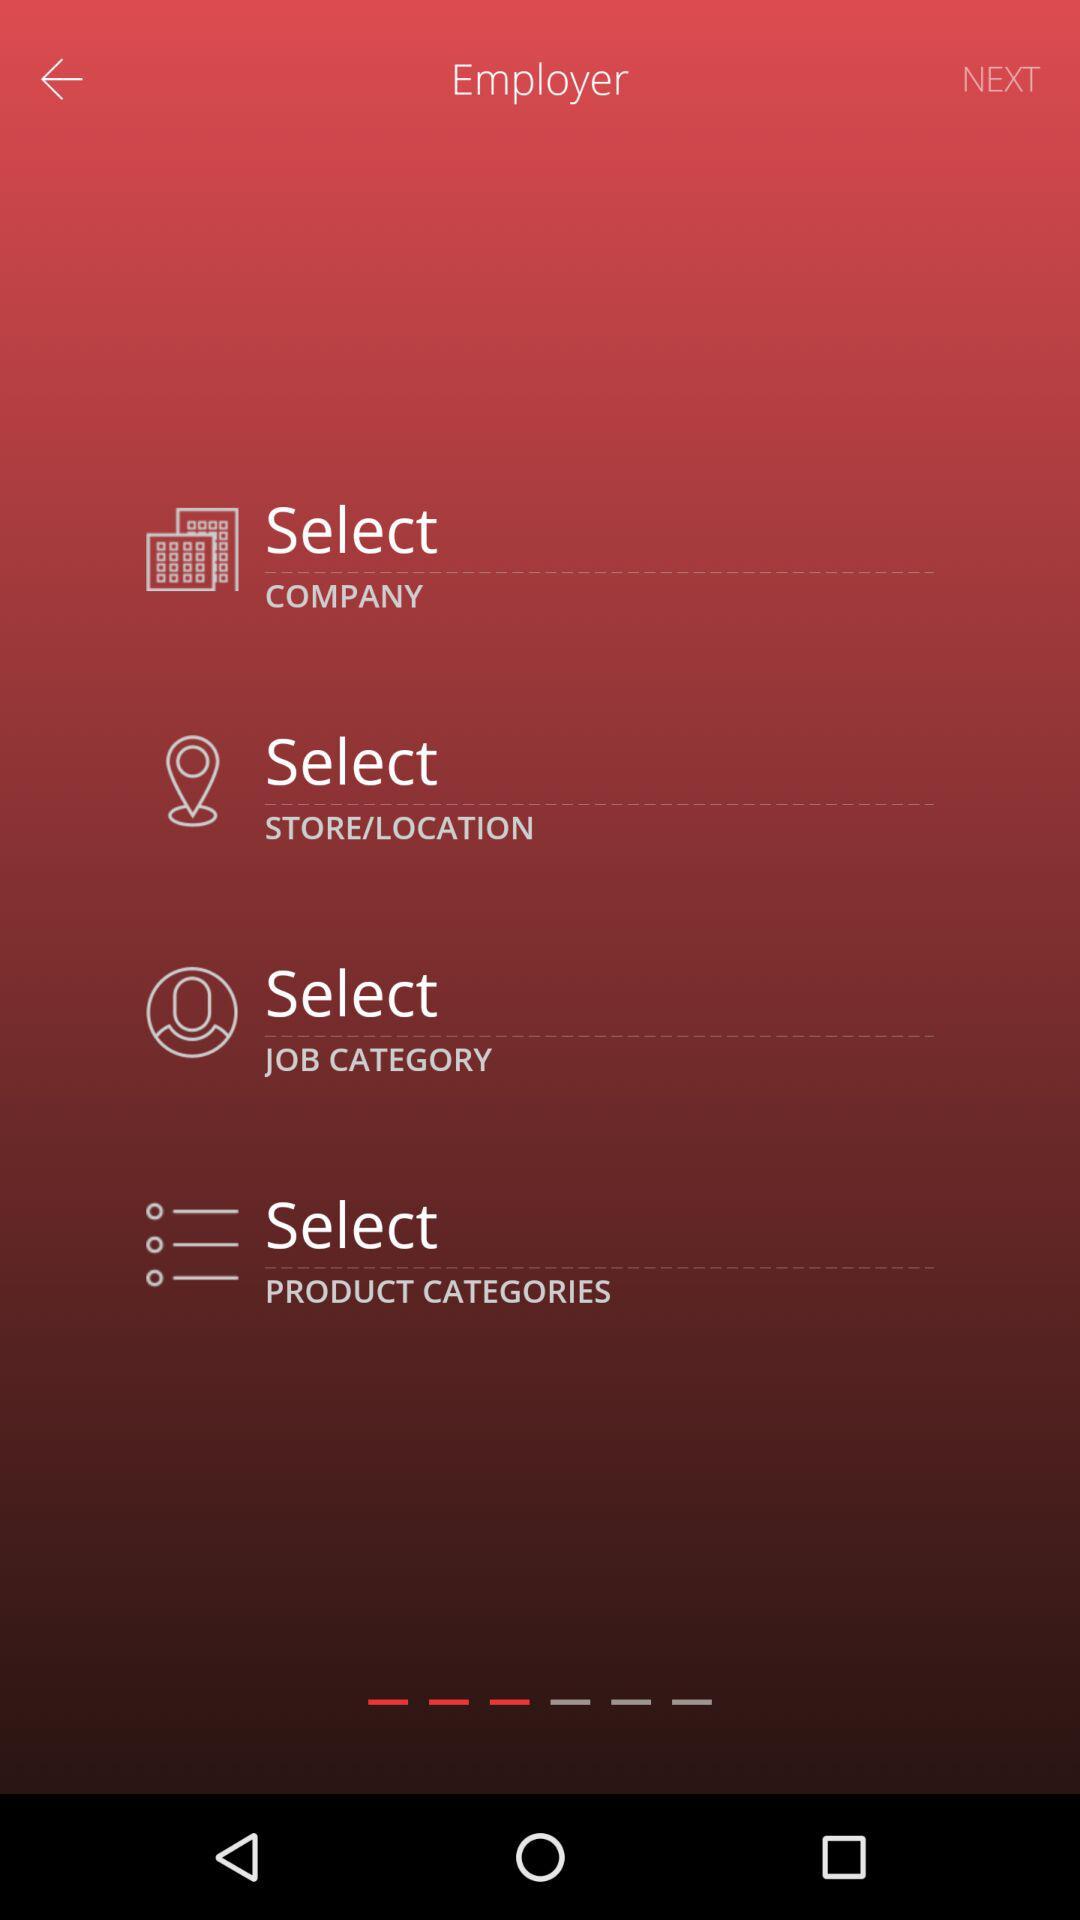 The height and width of the screenshot is (1920, 1080). I want to click on company, so click(598, 528).